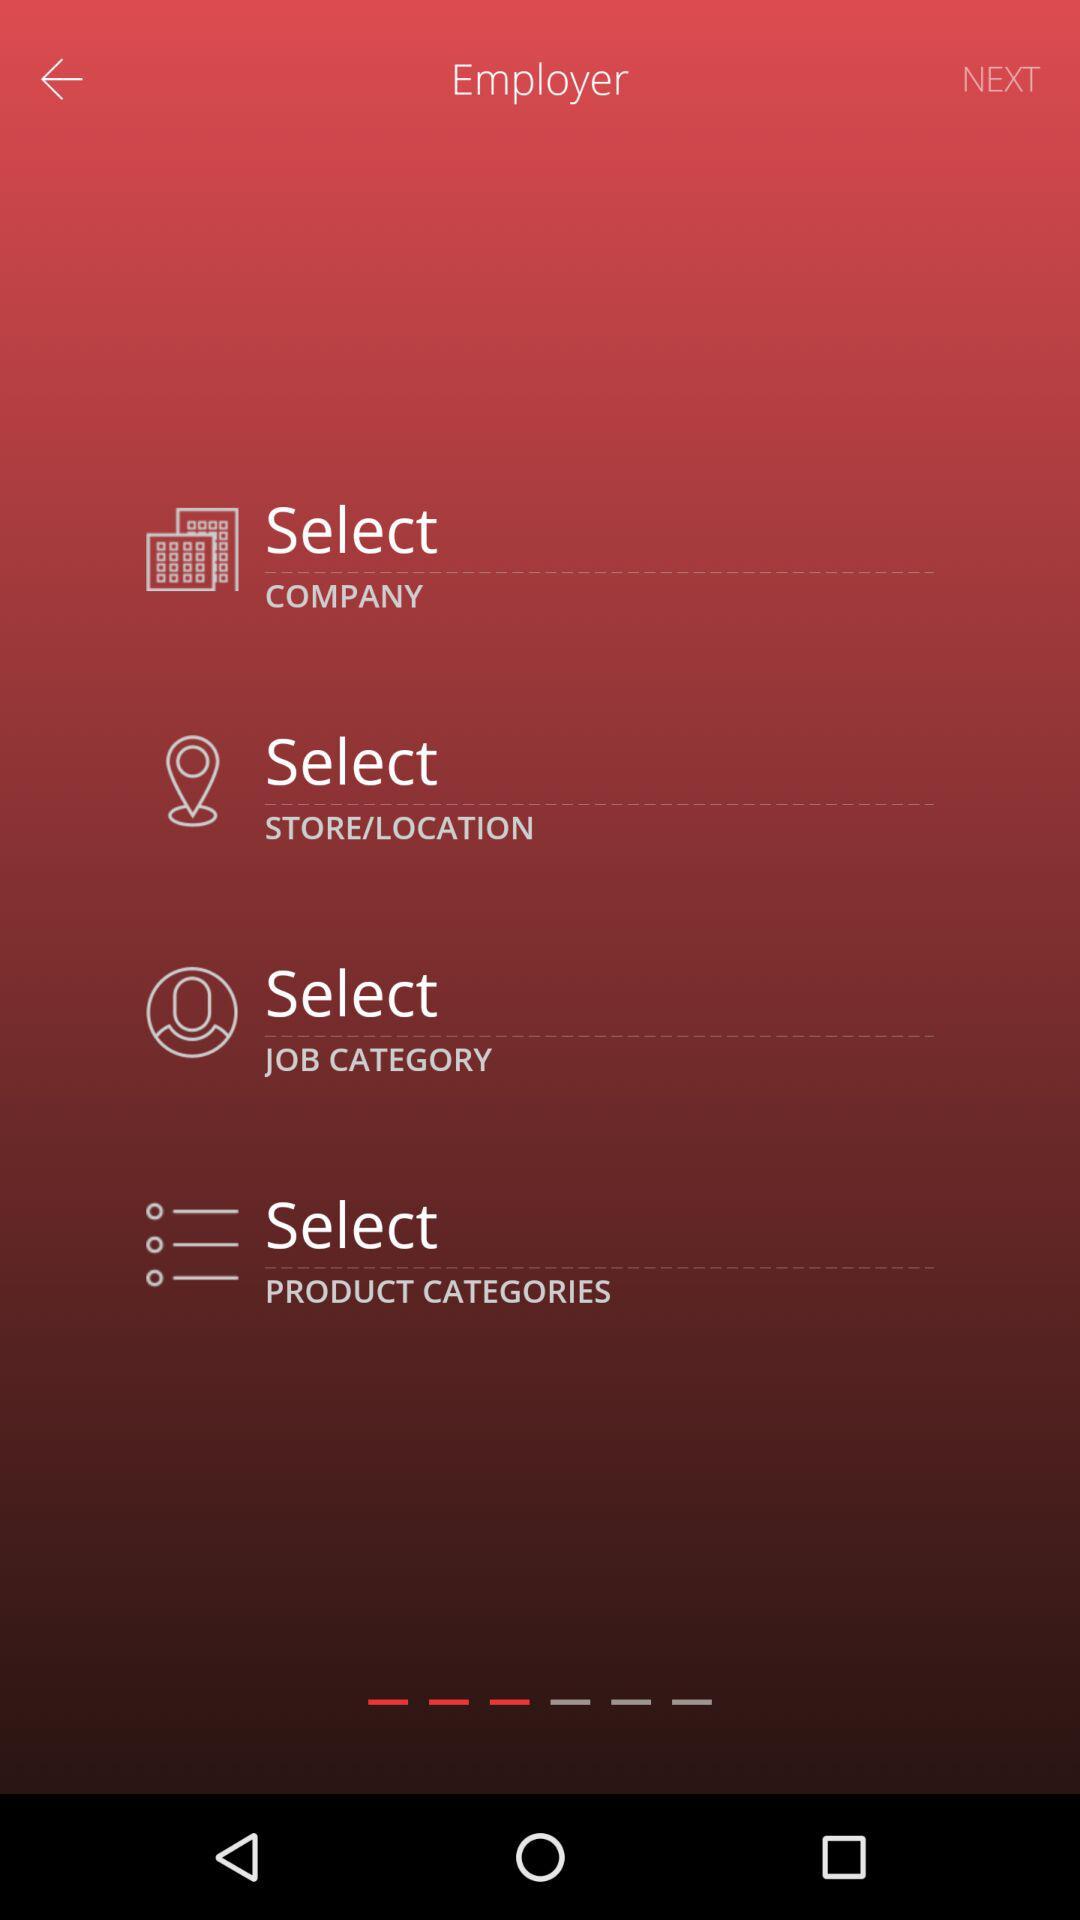 The height and width of the screenshot is (1920, 1080). I want to click on company, so click(598, 528).